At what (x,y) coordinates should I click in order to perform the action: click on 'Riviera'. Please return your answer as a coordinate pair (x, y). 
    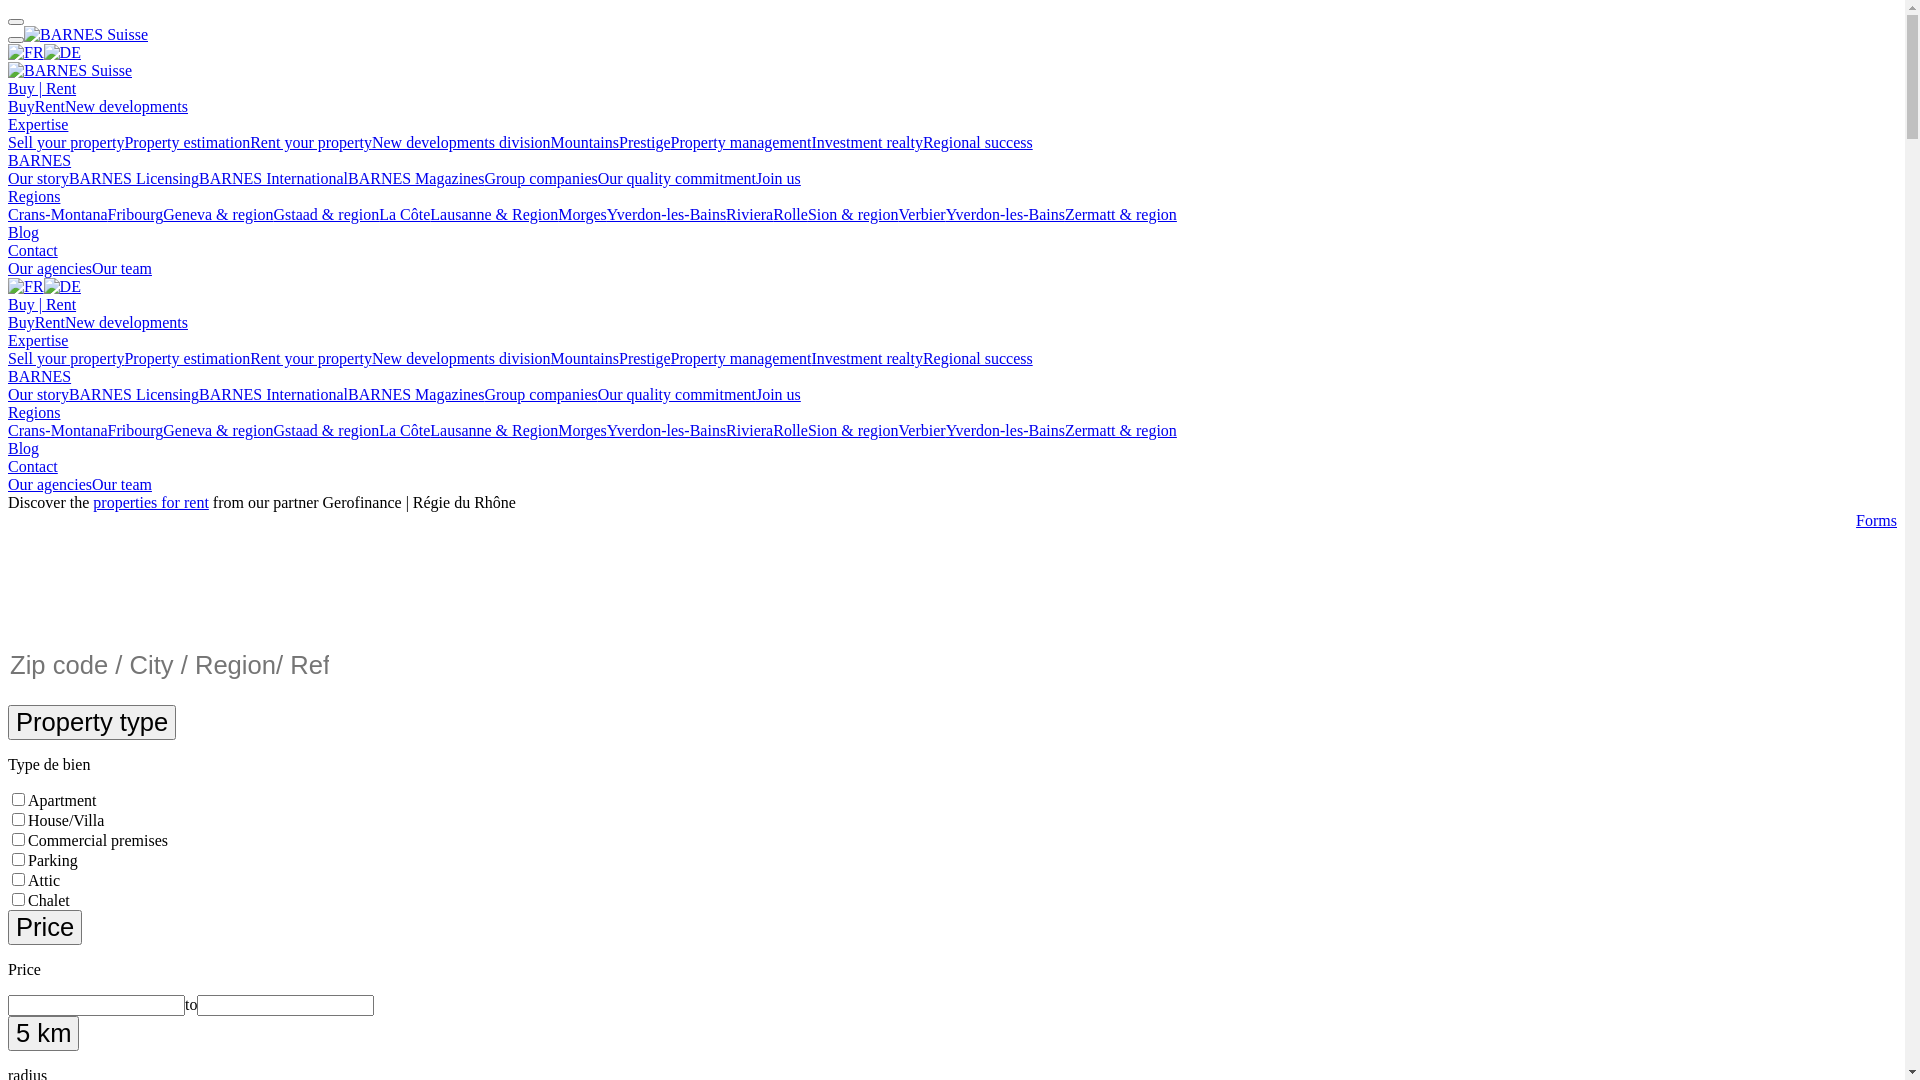
    Looking at the image, I should click on (748, 214).